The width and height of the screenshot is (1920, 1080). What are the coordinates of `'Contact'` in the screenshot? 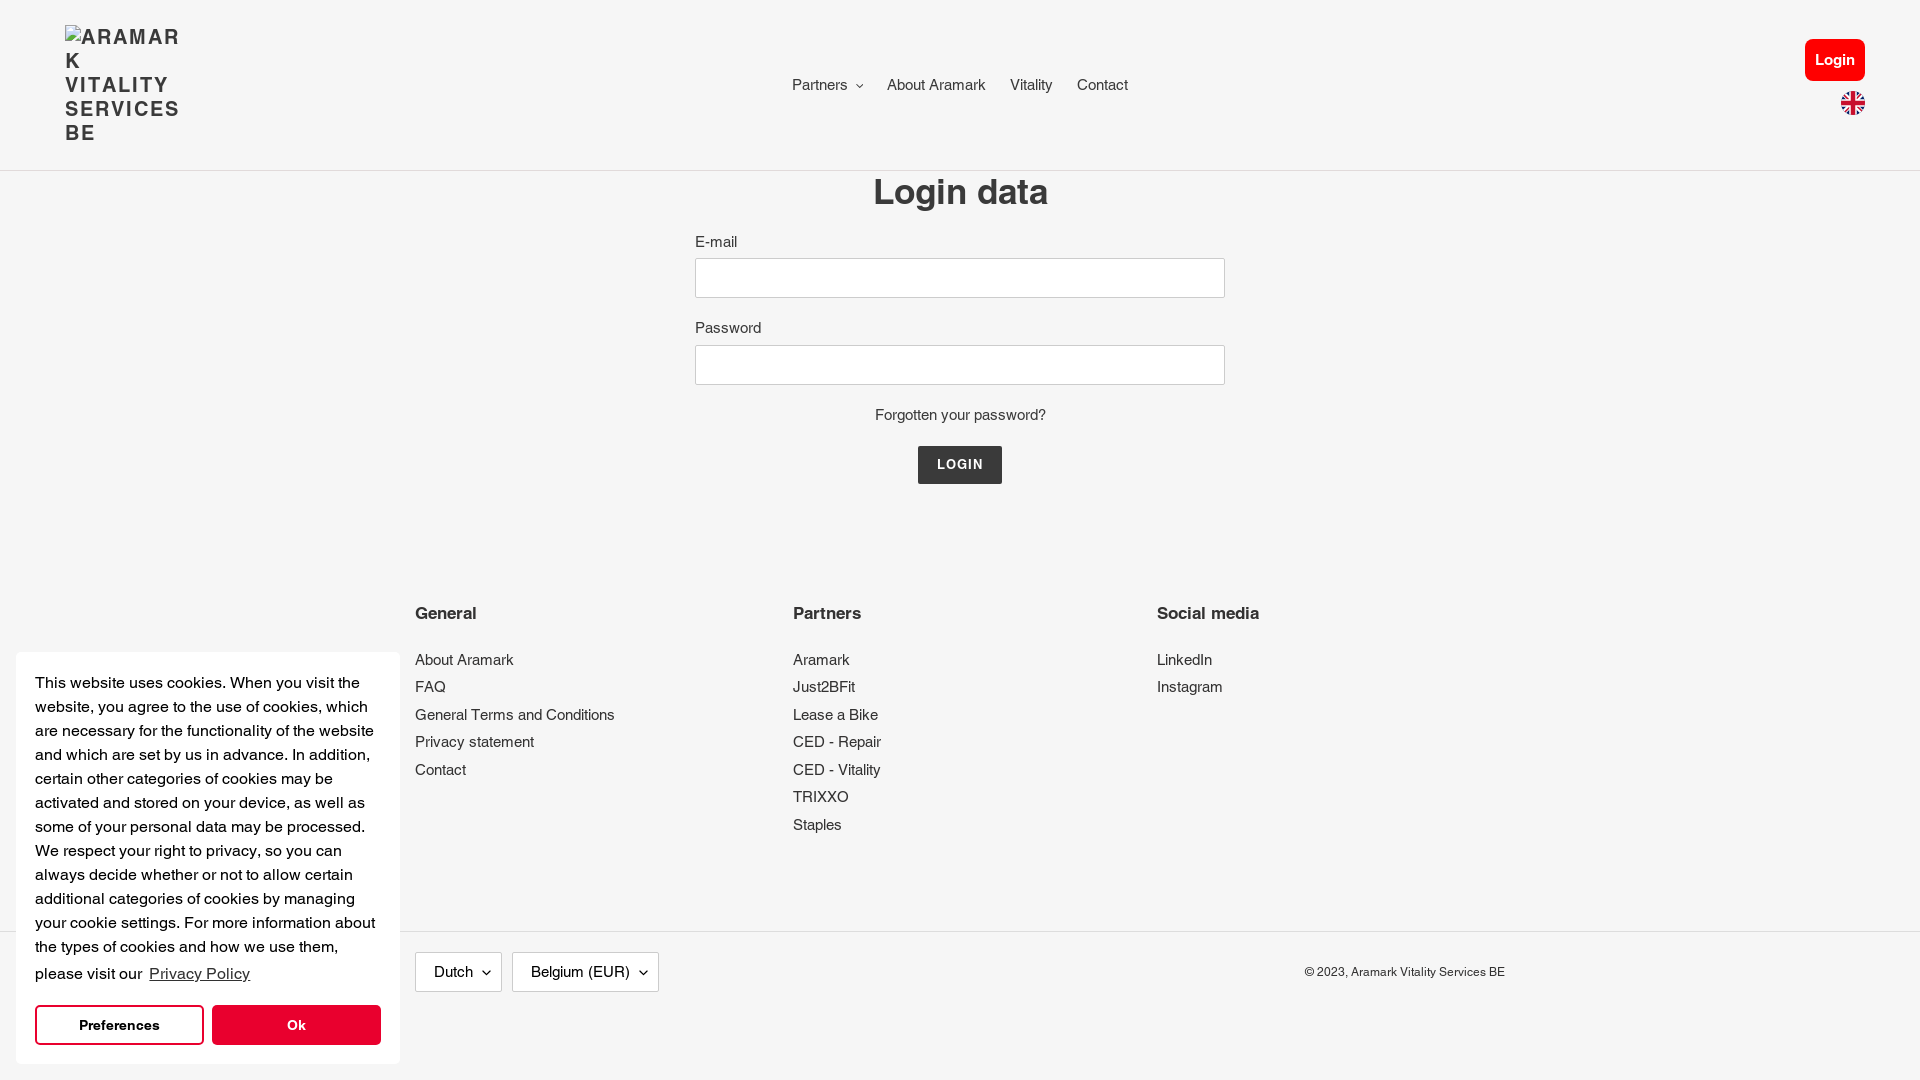 It's located at (1101, 84).